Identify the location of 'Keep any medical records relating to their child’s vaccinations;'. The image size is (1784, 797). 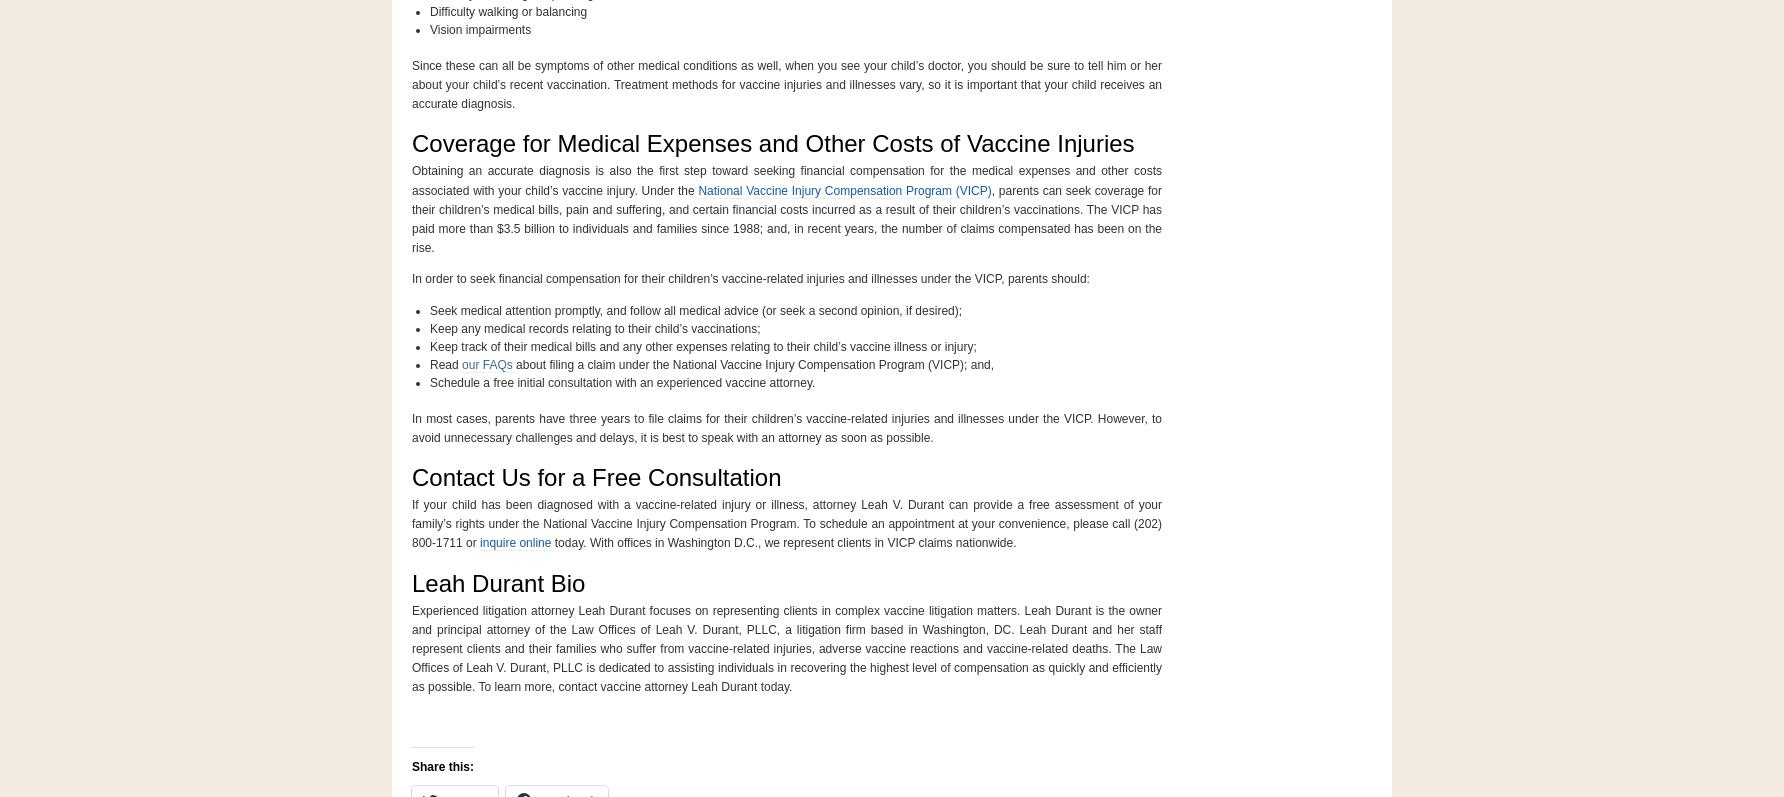
(593, 326).